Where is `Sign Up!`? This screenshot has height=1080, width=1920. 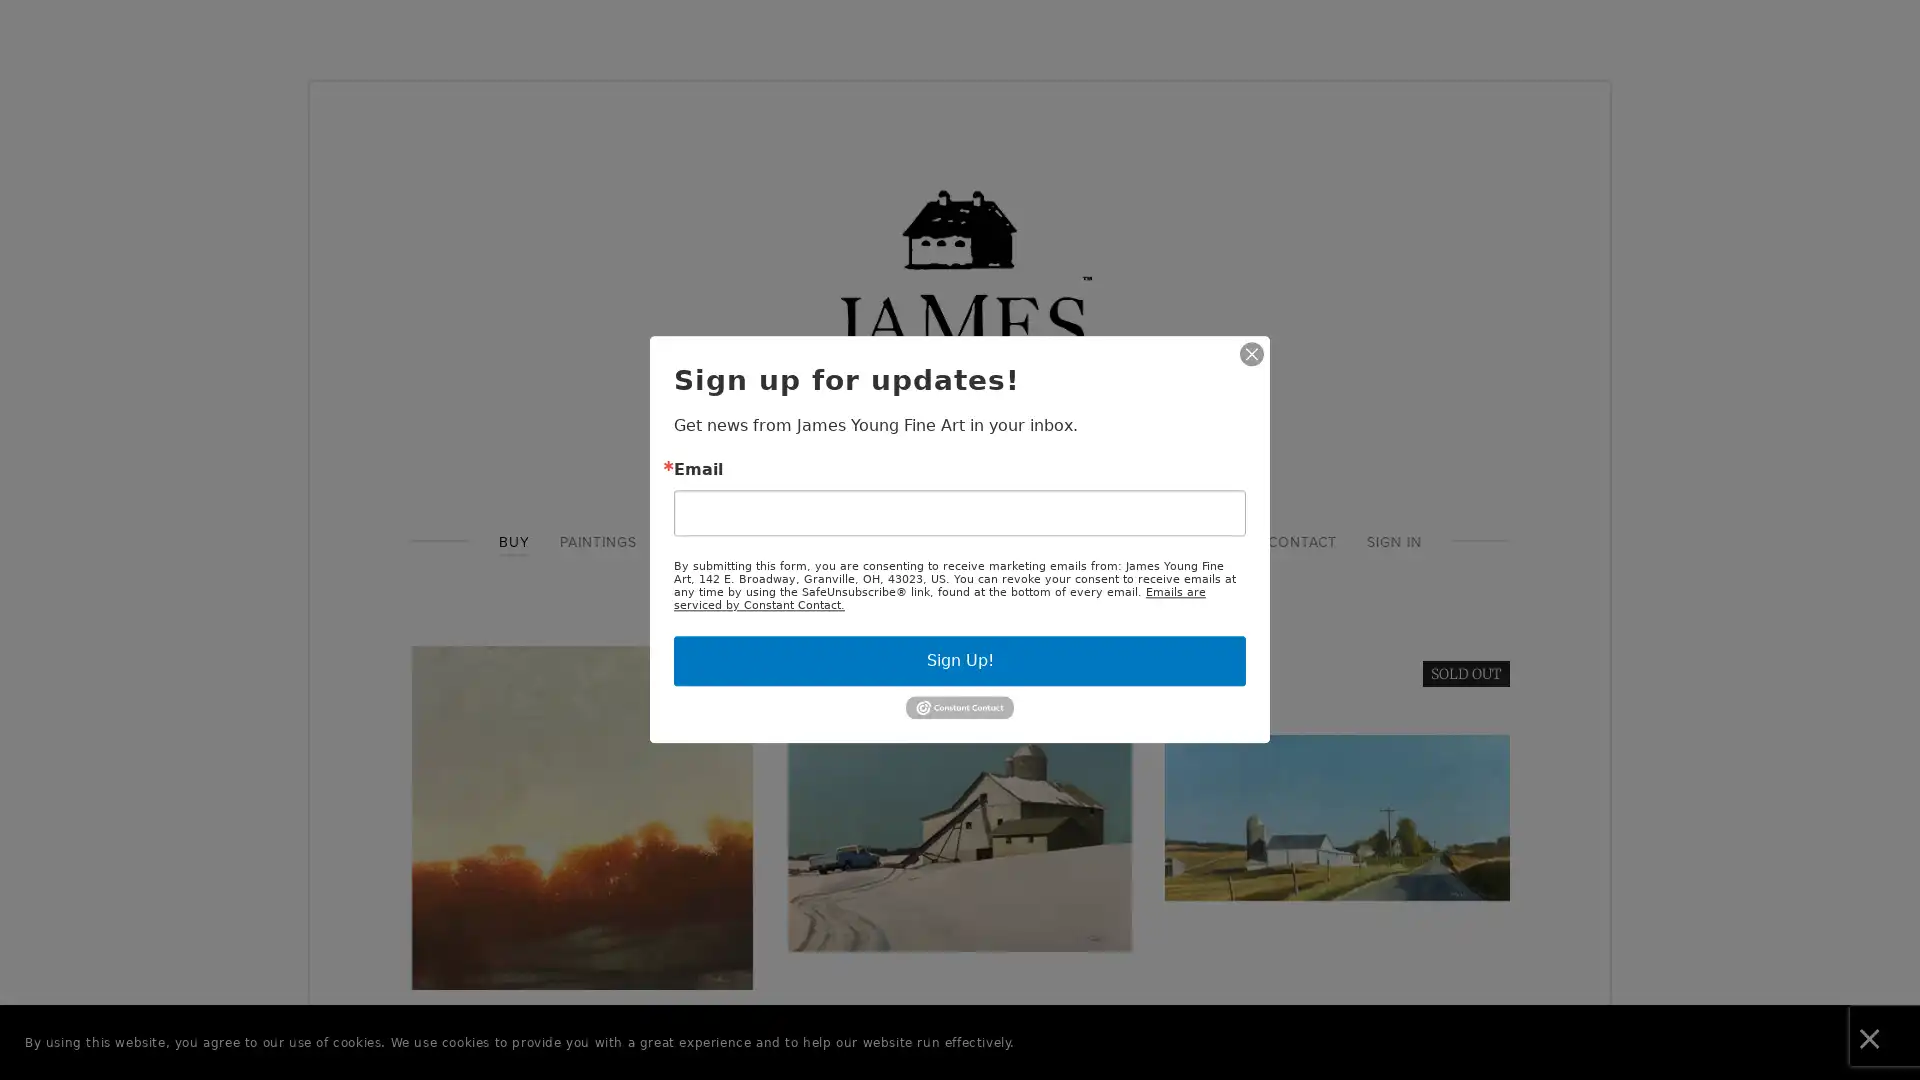
Sign Up! is located at coordinates (960, 660).